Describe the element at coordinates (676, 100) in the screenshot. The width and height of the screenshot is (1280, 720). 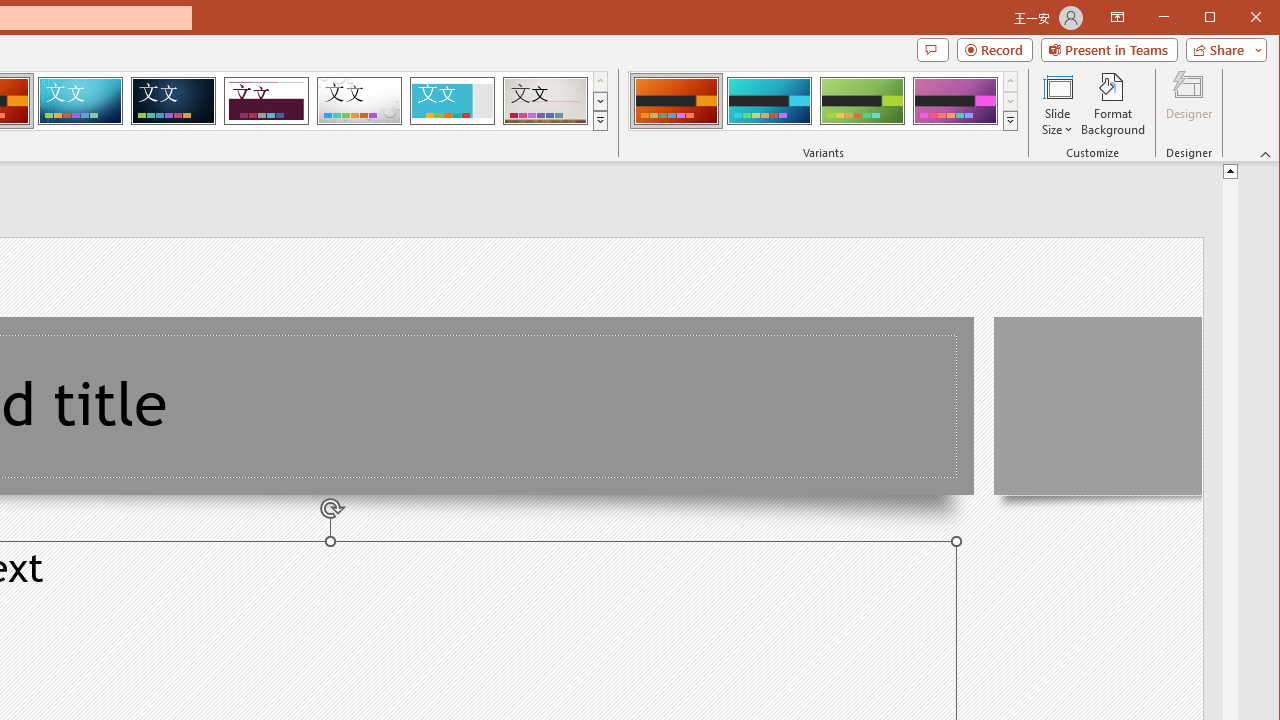
I see `'Berlin Variant 1'` at that location.